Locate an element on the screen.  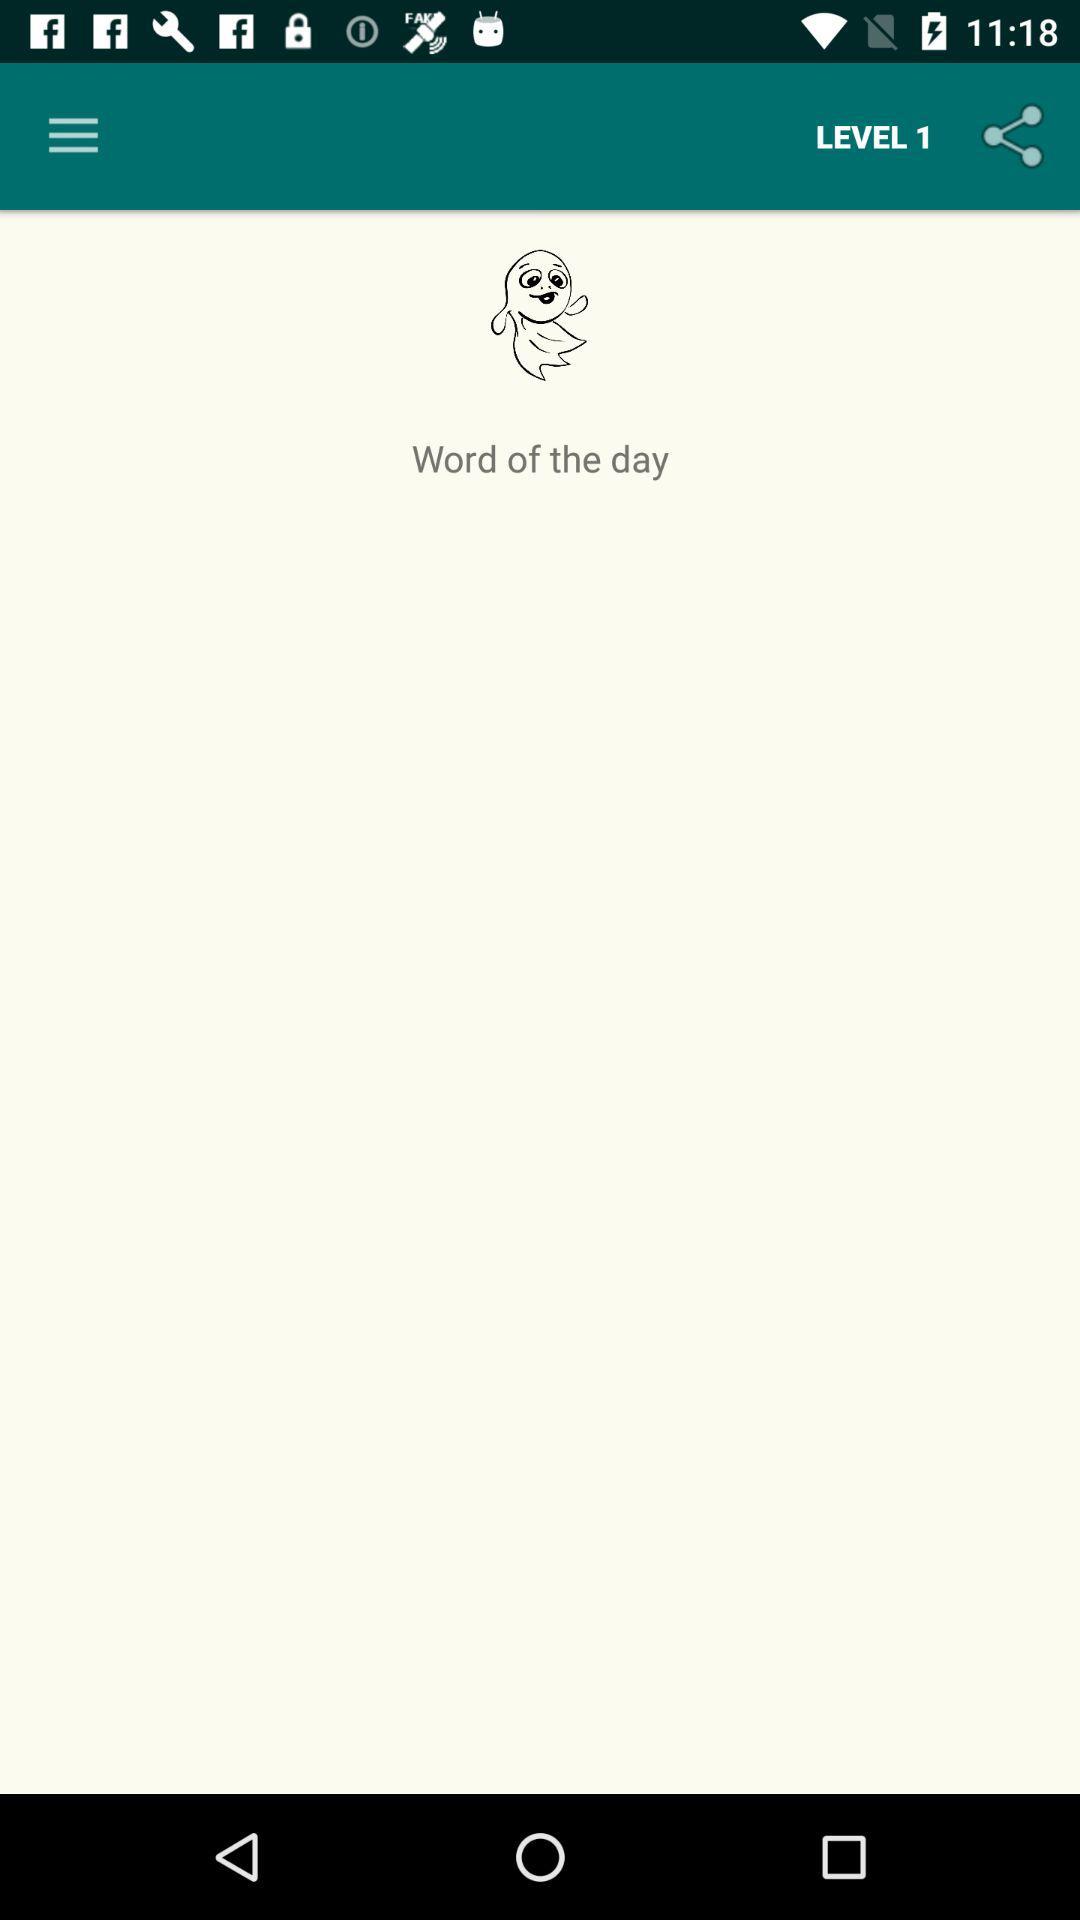
level 1 item is located at coordinates (873, 135).